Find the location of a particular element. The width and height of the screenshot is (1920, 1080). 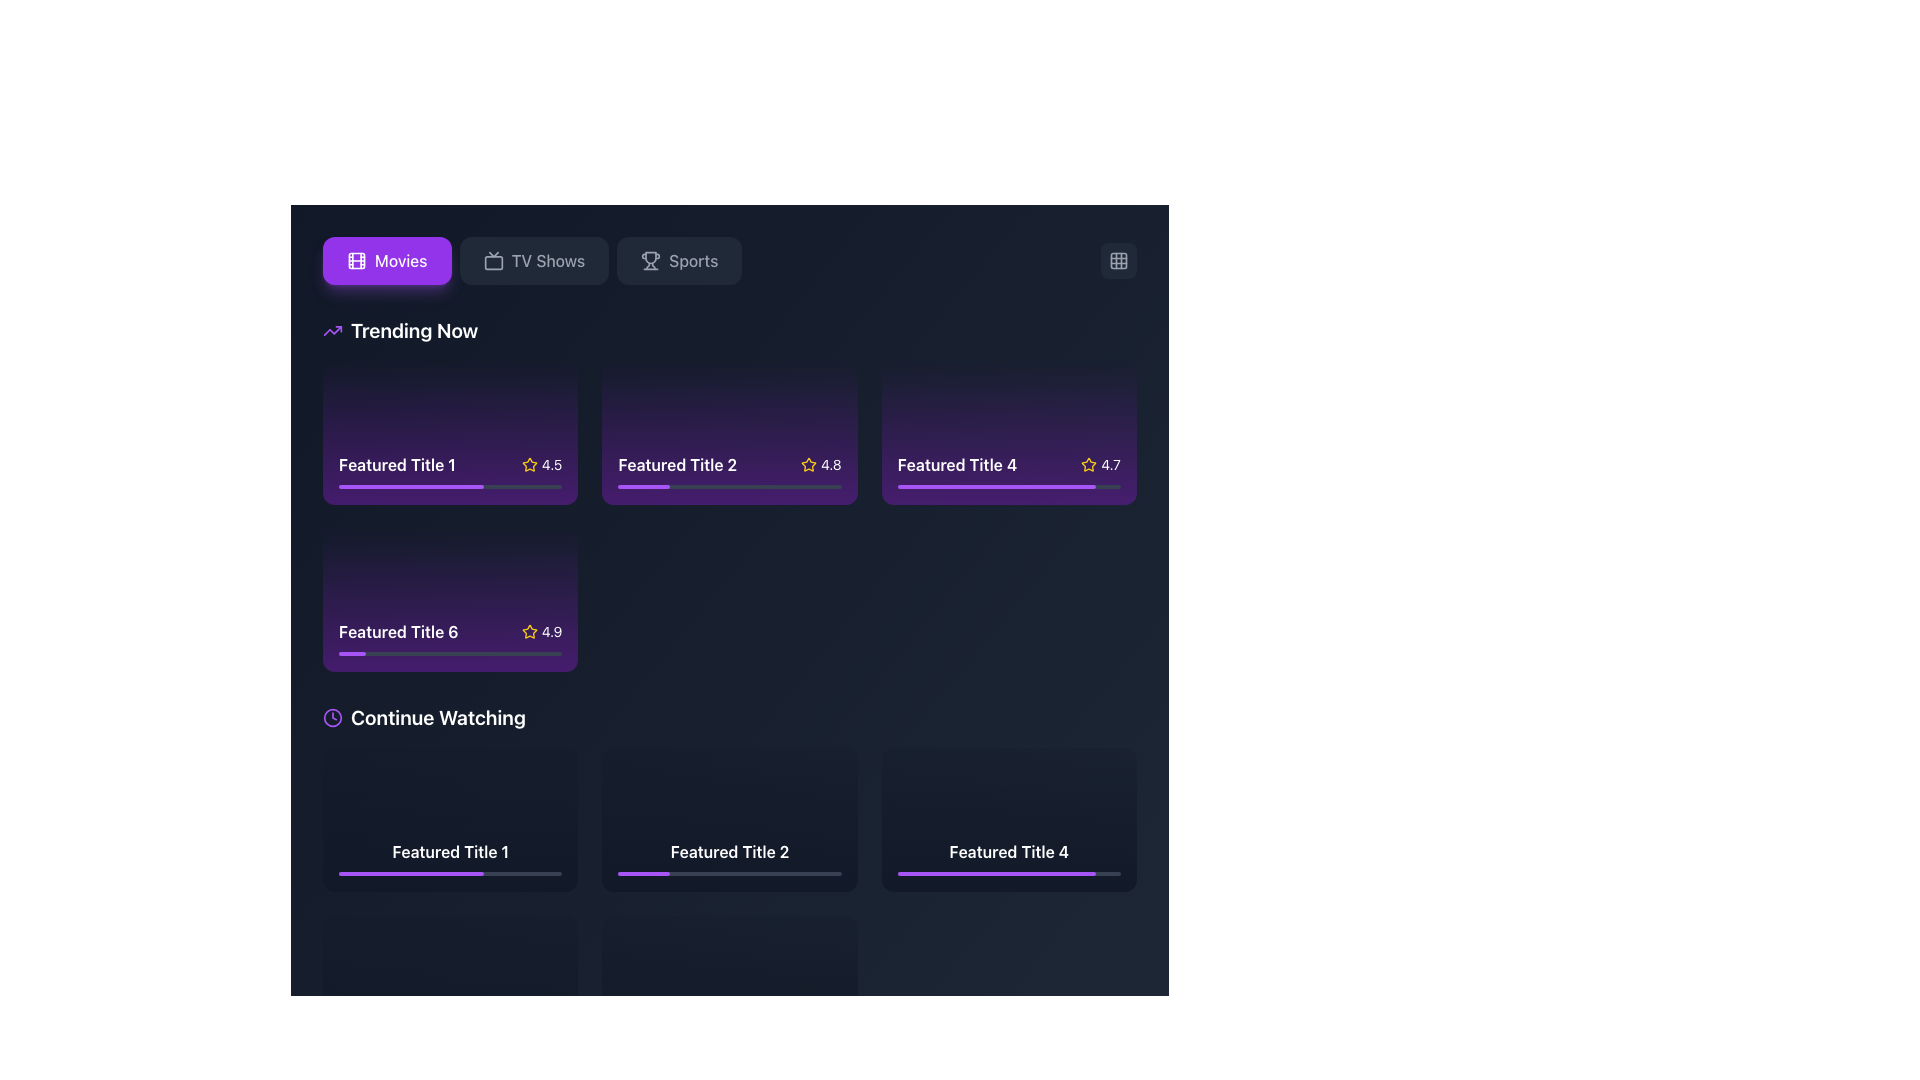

the progress bar indicating the completion progress of 'Featured Title 1' located in the 'Continue Watching' section is located at coordinates (389, 1040).